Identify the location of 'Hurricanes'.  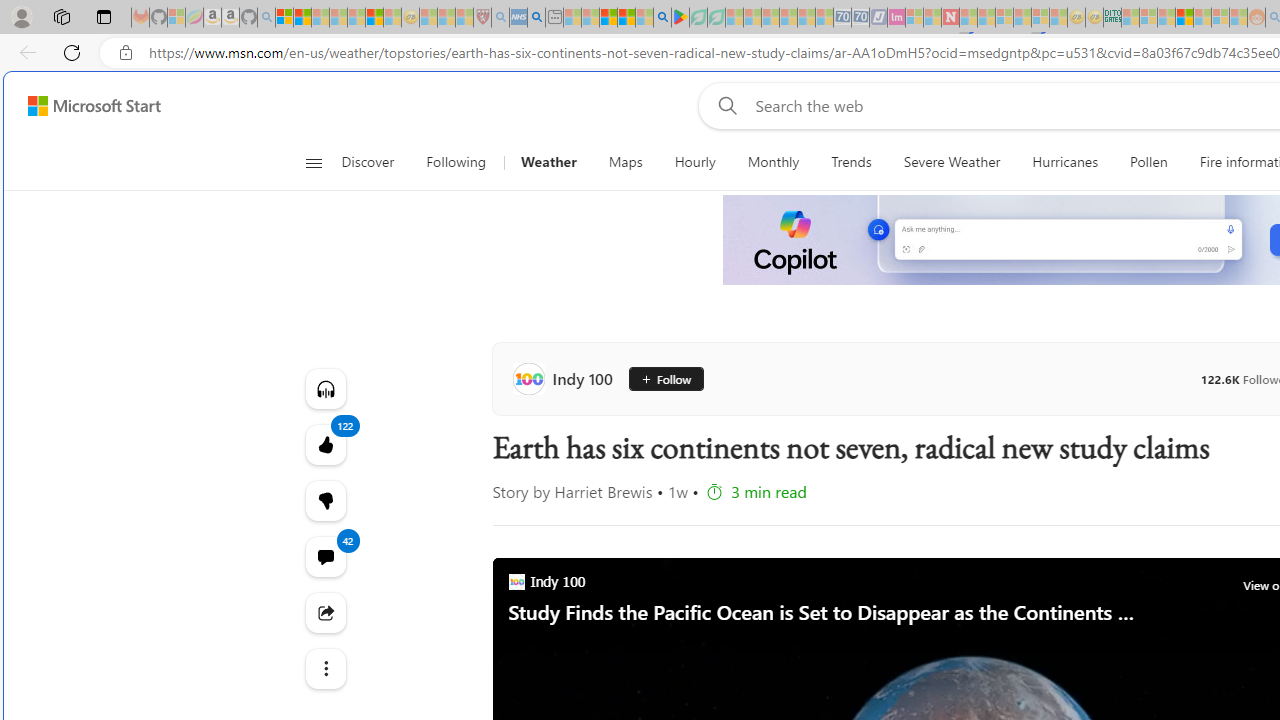
(1064, 162).